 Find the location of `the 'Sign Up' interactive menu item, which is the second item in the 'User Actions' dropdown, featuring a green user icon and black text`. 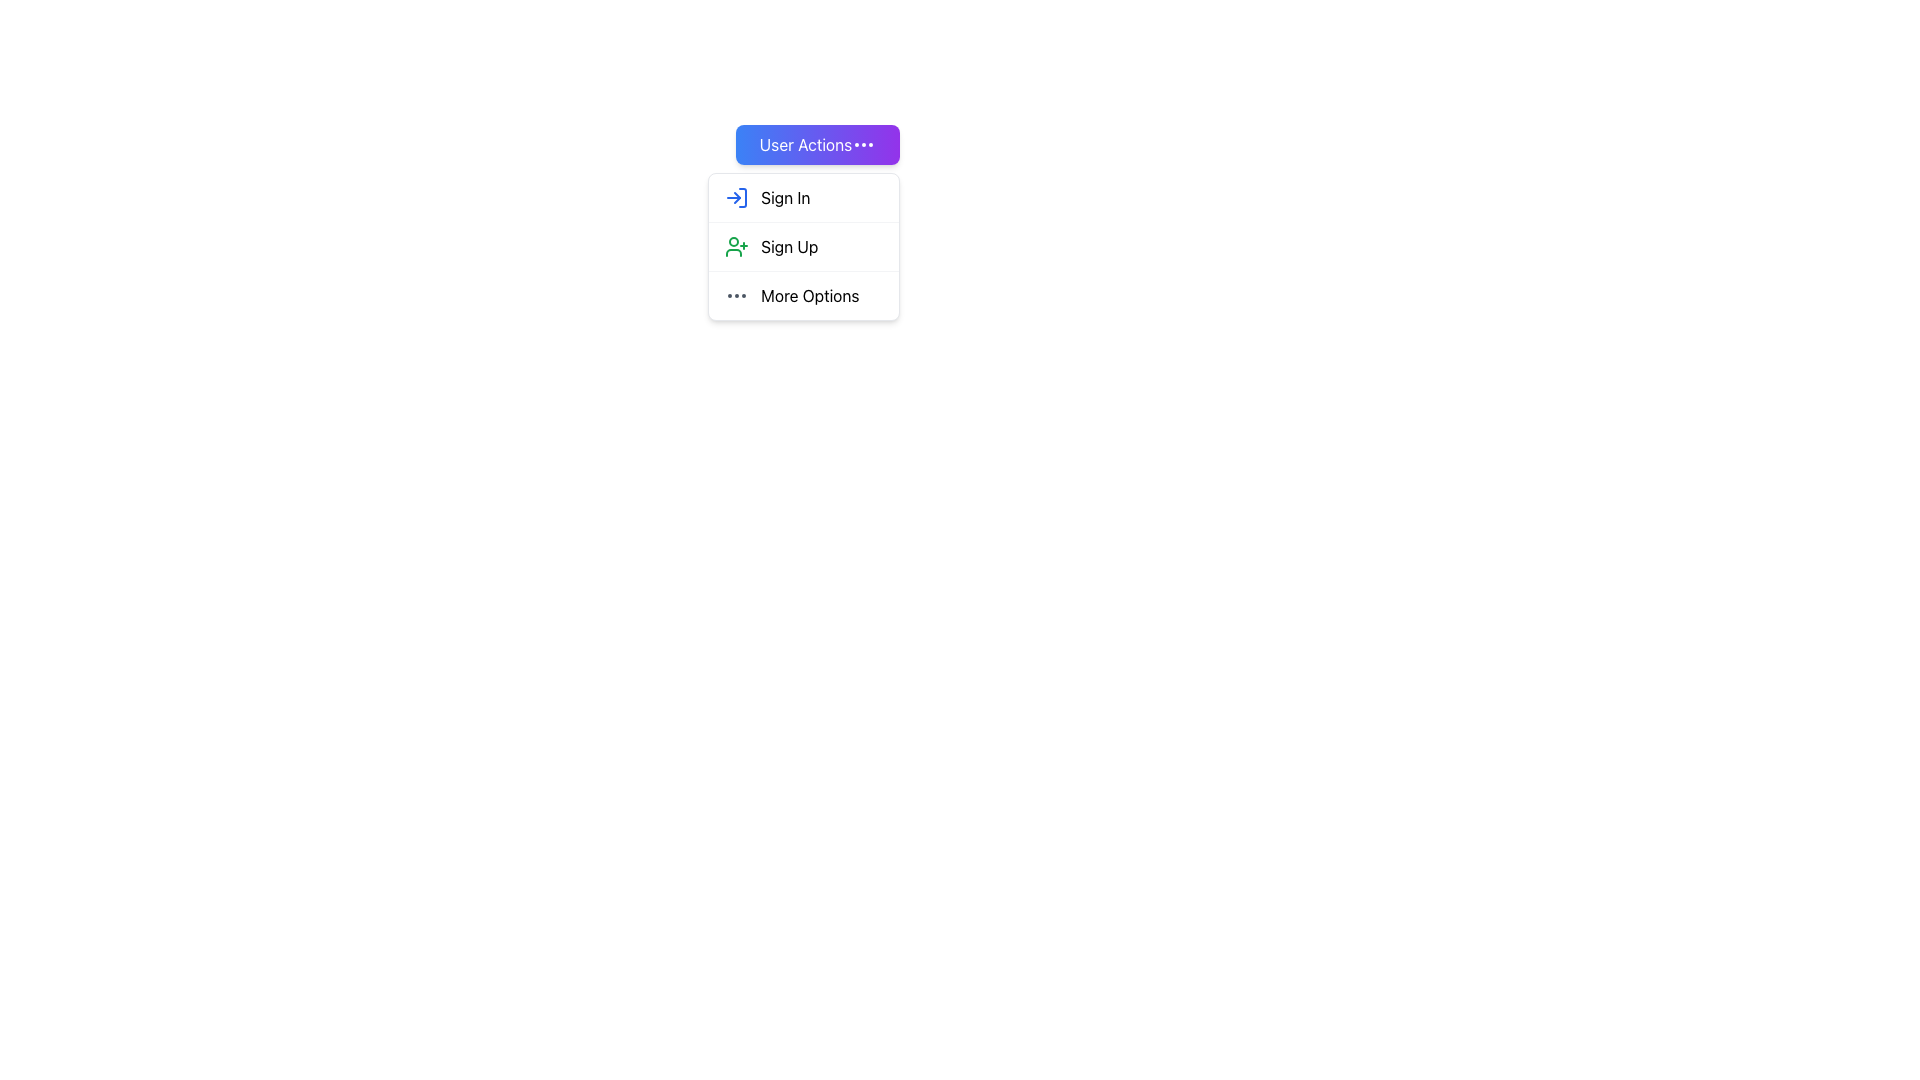

the 'Sign Up' interactive menu item, which is the second item in the 'User Actions' dropdown, featuring a green user icon and black text is located at coordinates (804, 245).